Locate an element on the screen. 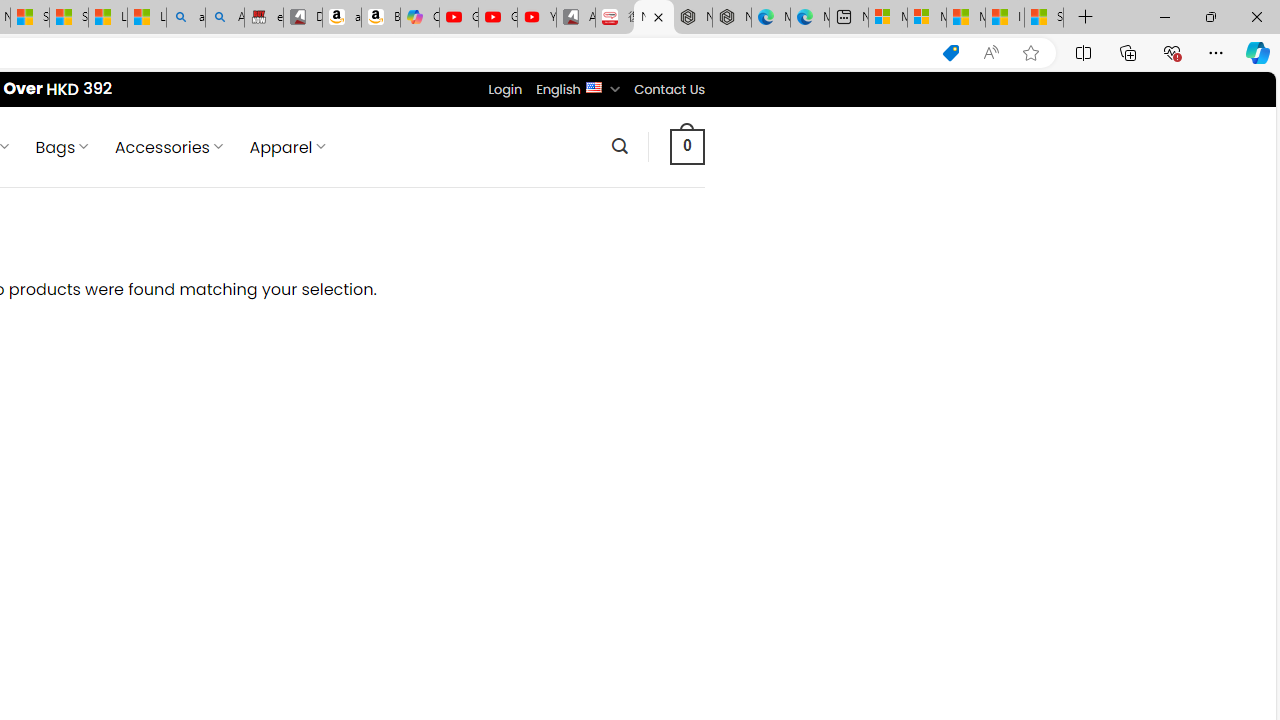  'Copilot' is located at coordinates (418, 17).